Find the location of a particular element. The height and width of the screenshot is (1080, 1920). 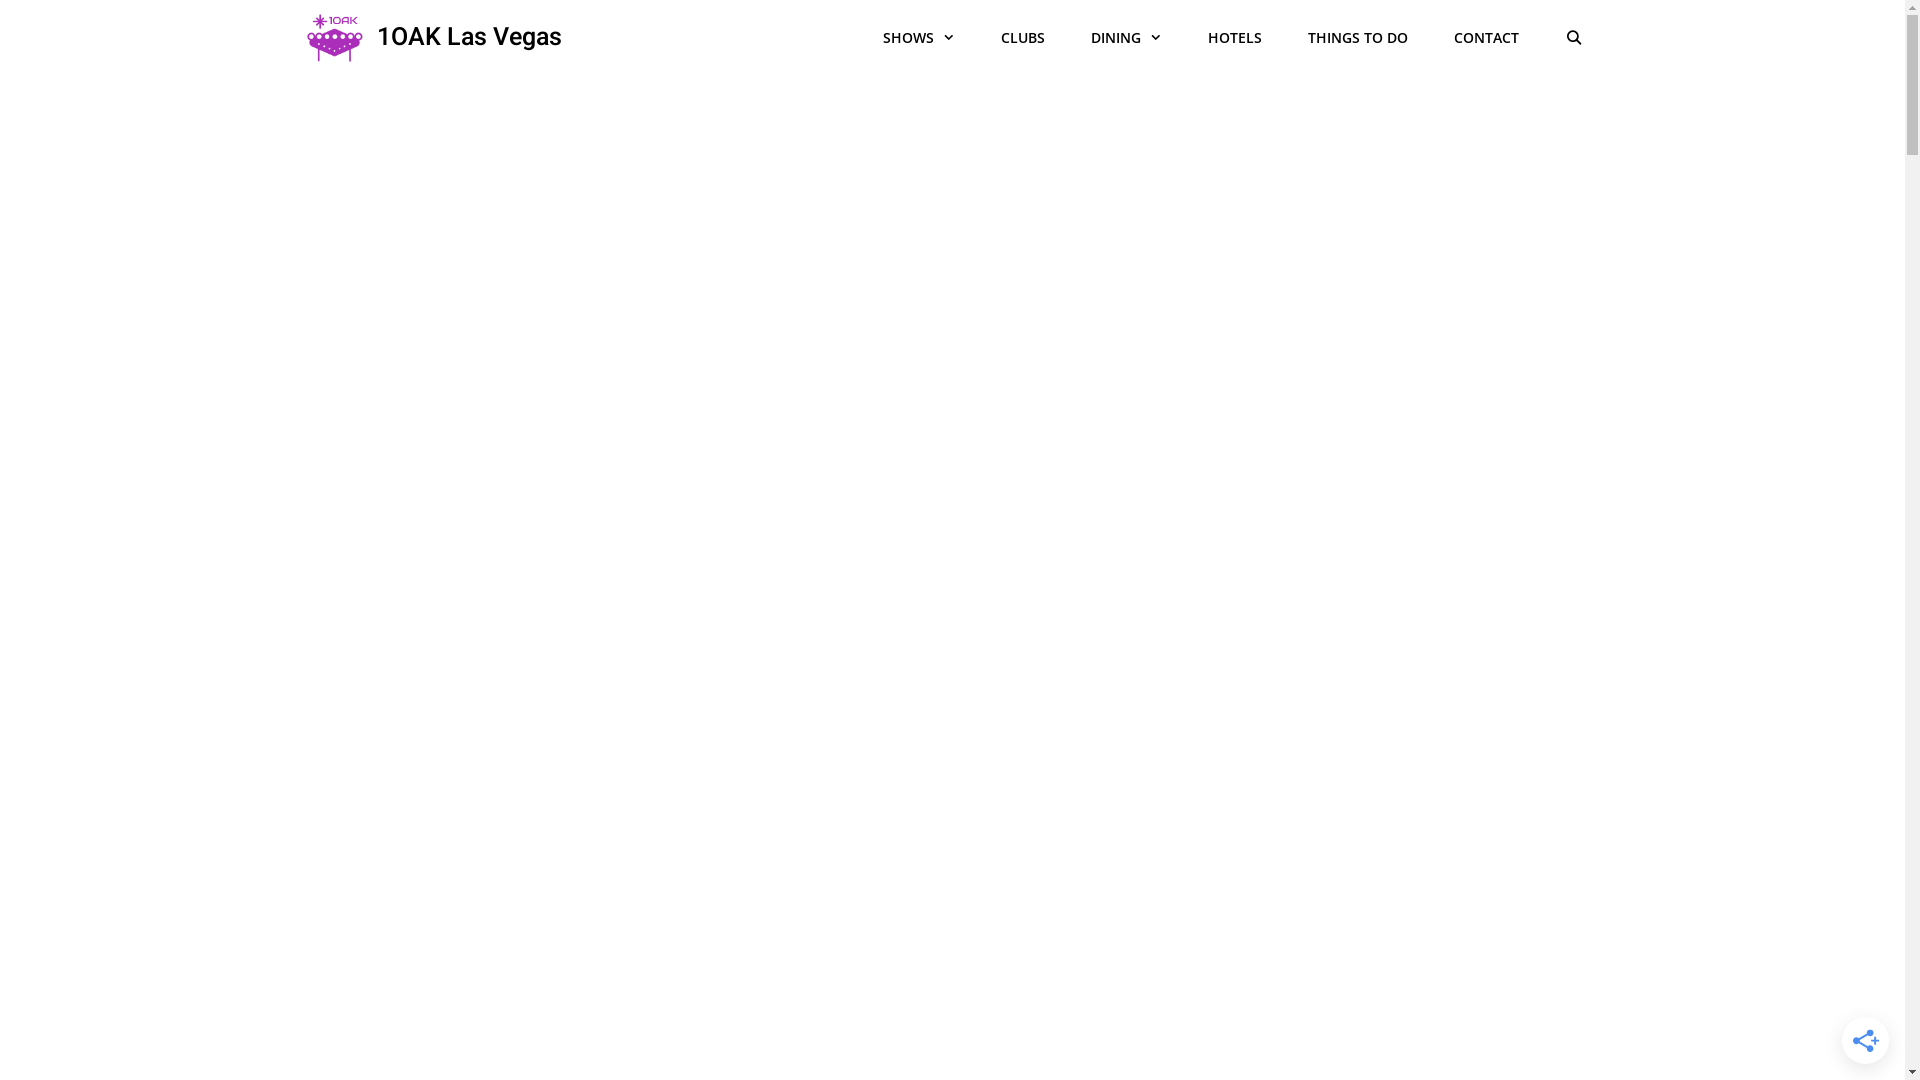

'1OAK Las Vegas' is located at coordinates (468, 38).